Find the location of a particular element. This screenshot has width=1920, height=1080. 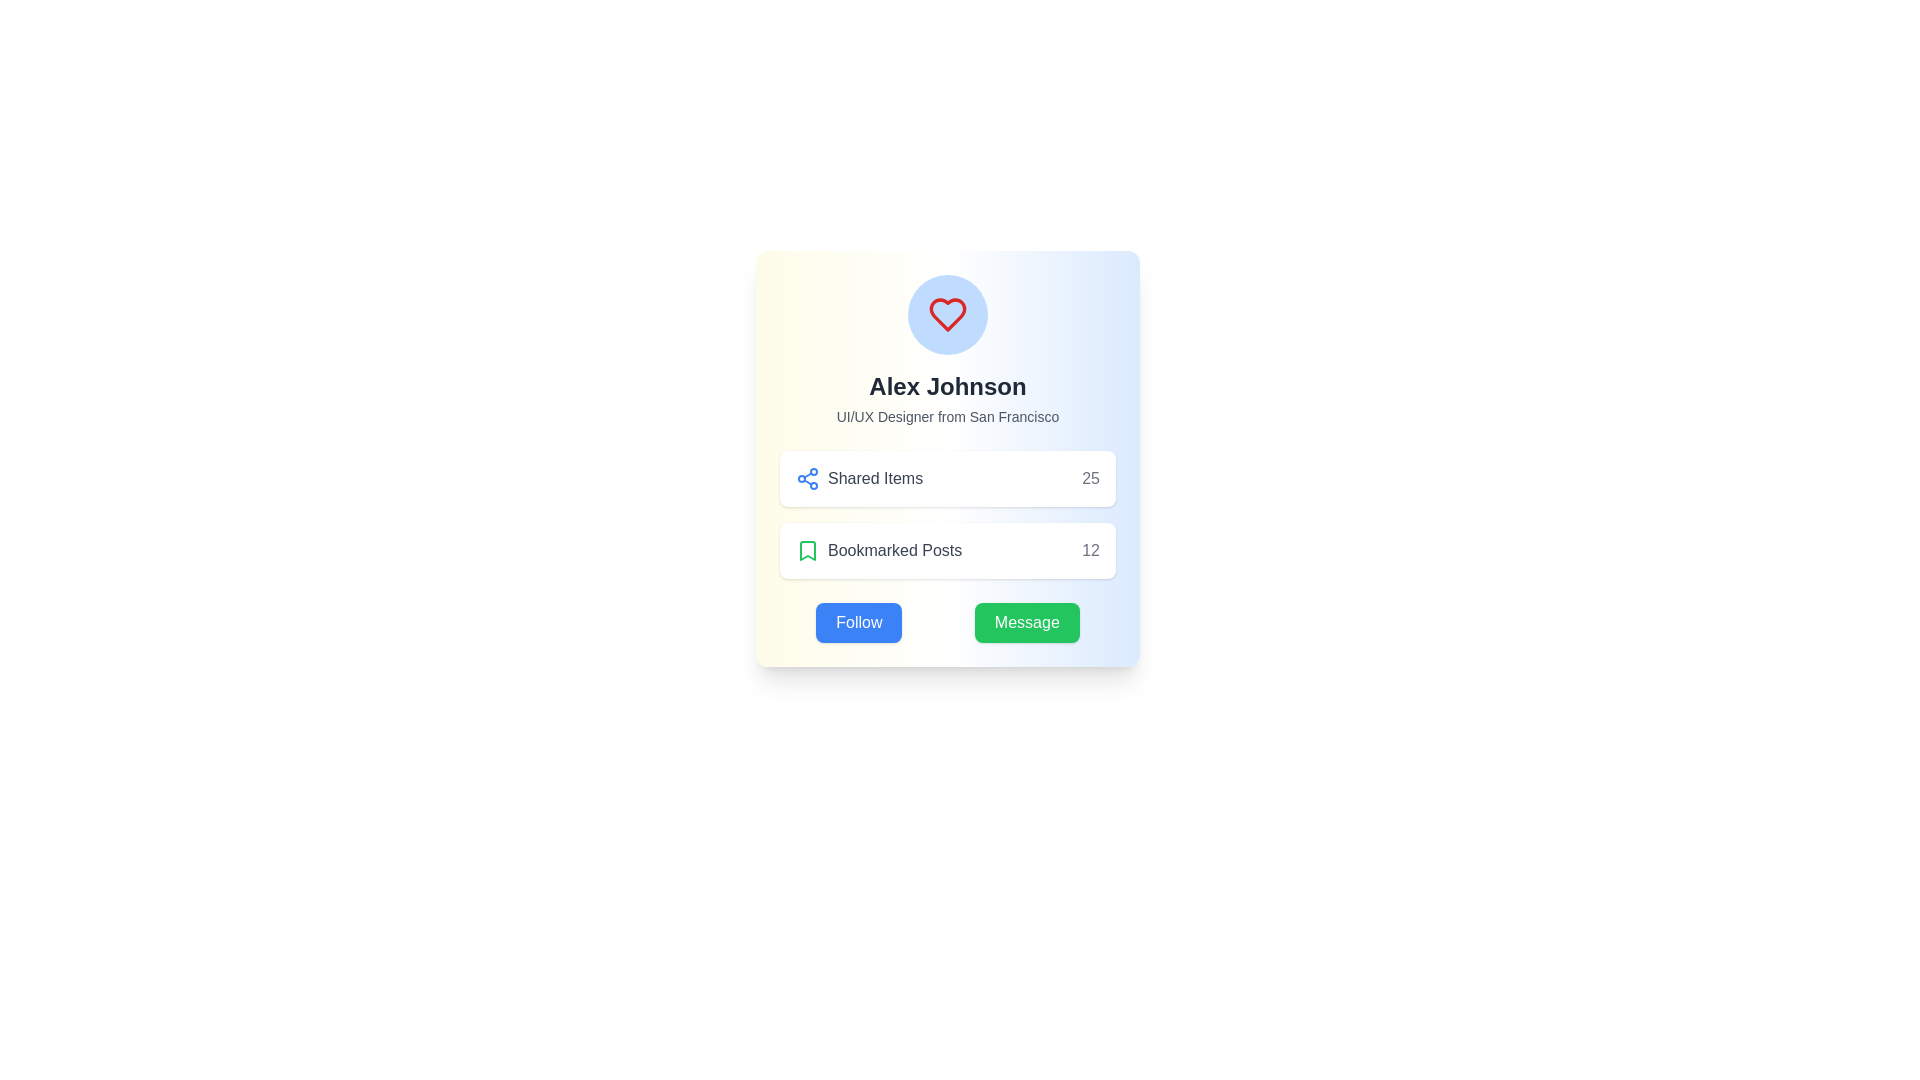

the text label displaying 'Bookmarked Posts' in gray font, which is located in the second row of a card layout, to the right of a green bookmark icon is located at coordinates (894, 551).